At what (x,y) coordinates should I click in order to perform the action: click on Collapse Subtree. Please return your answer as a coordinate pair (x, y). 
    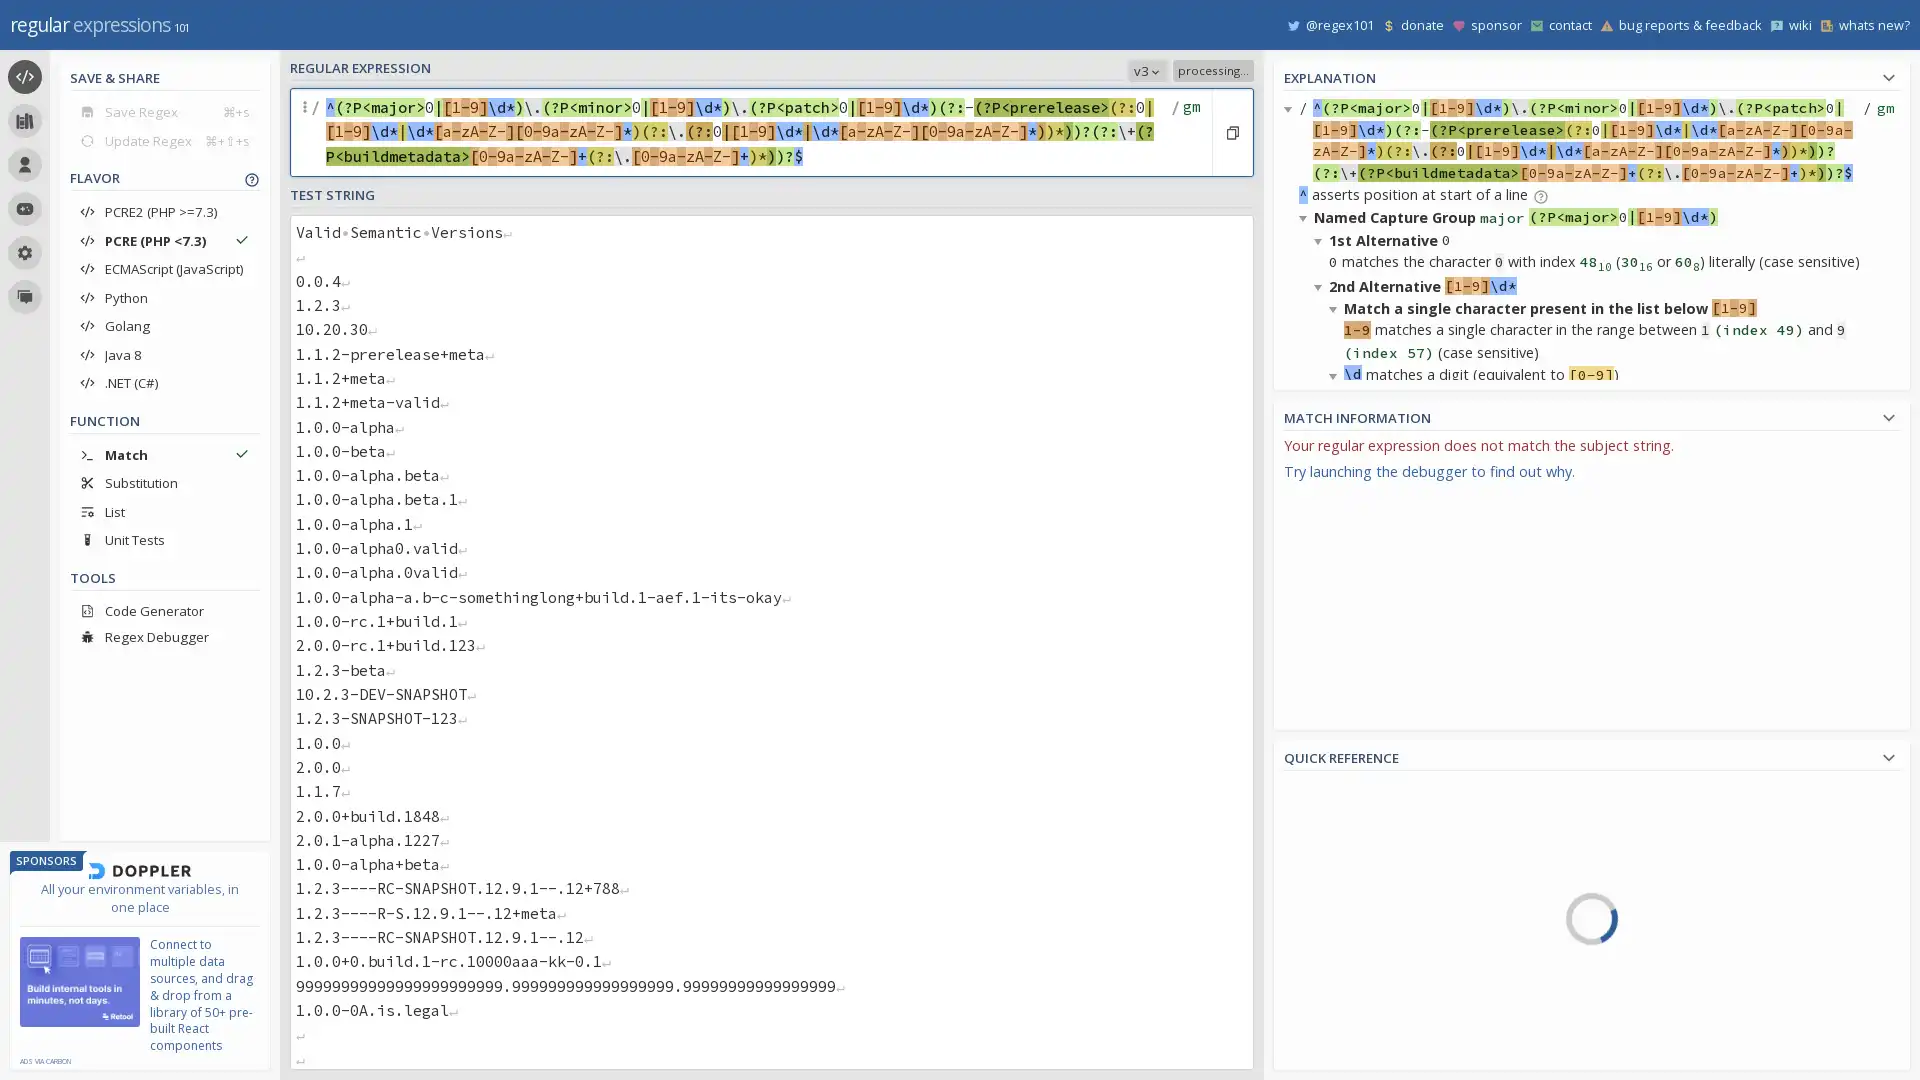
    Looking at the image, I should click on (1291, 108).